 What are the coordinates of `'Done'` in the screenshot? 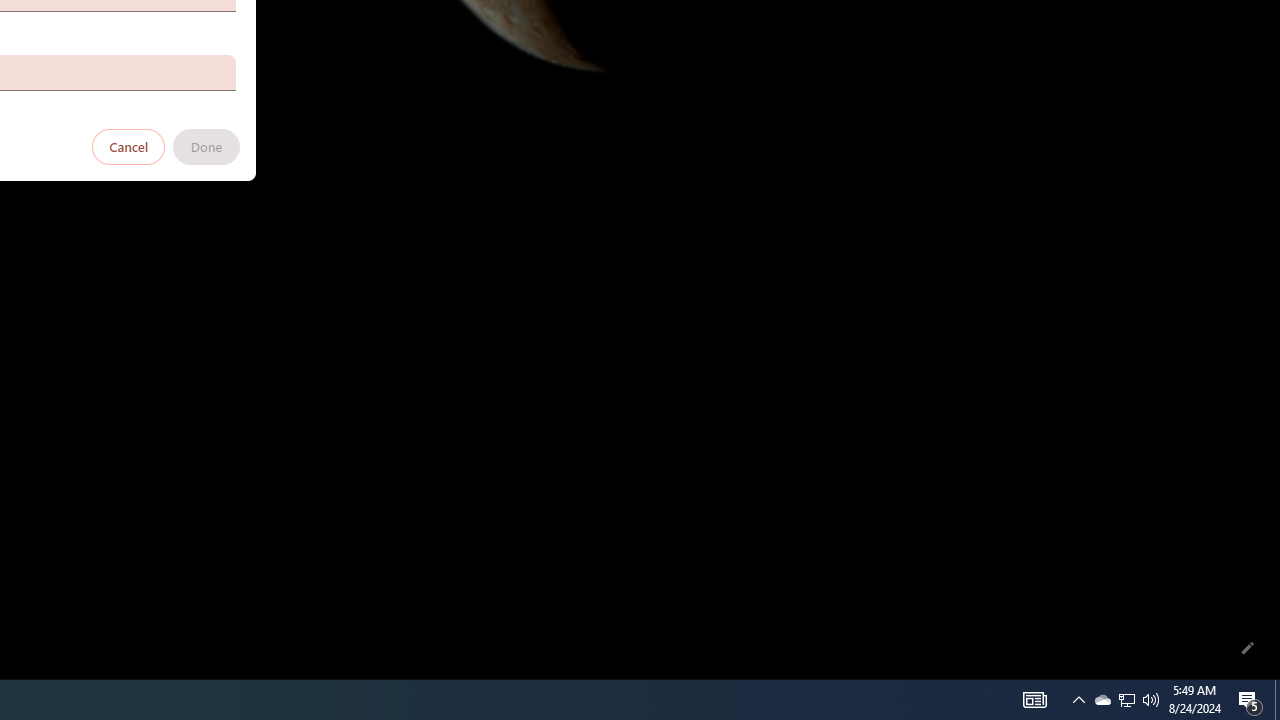 It's located at (206, 145).